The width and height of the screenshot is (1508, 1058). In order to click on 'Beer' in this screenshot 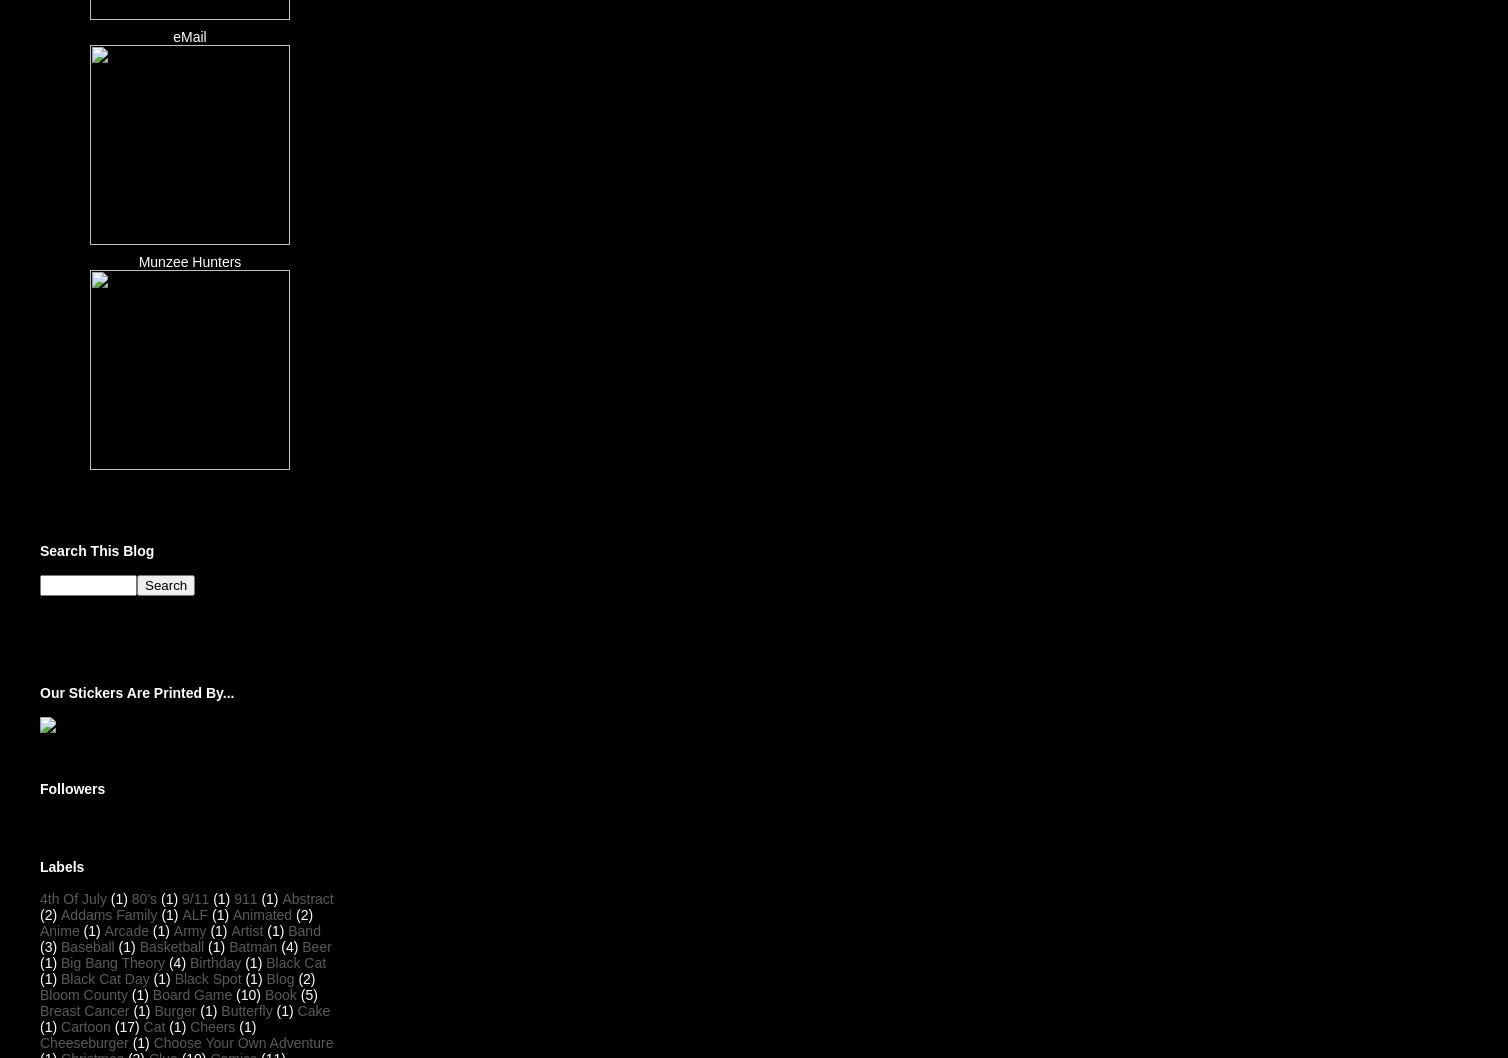, I will do `click(315, 945)`.